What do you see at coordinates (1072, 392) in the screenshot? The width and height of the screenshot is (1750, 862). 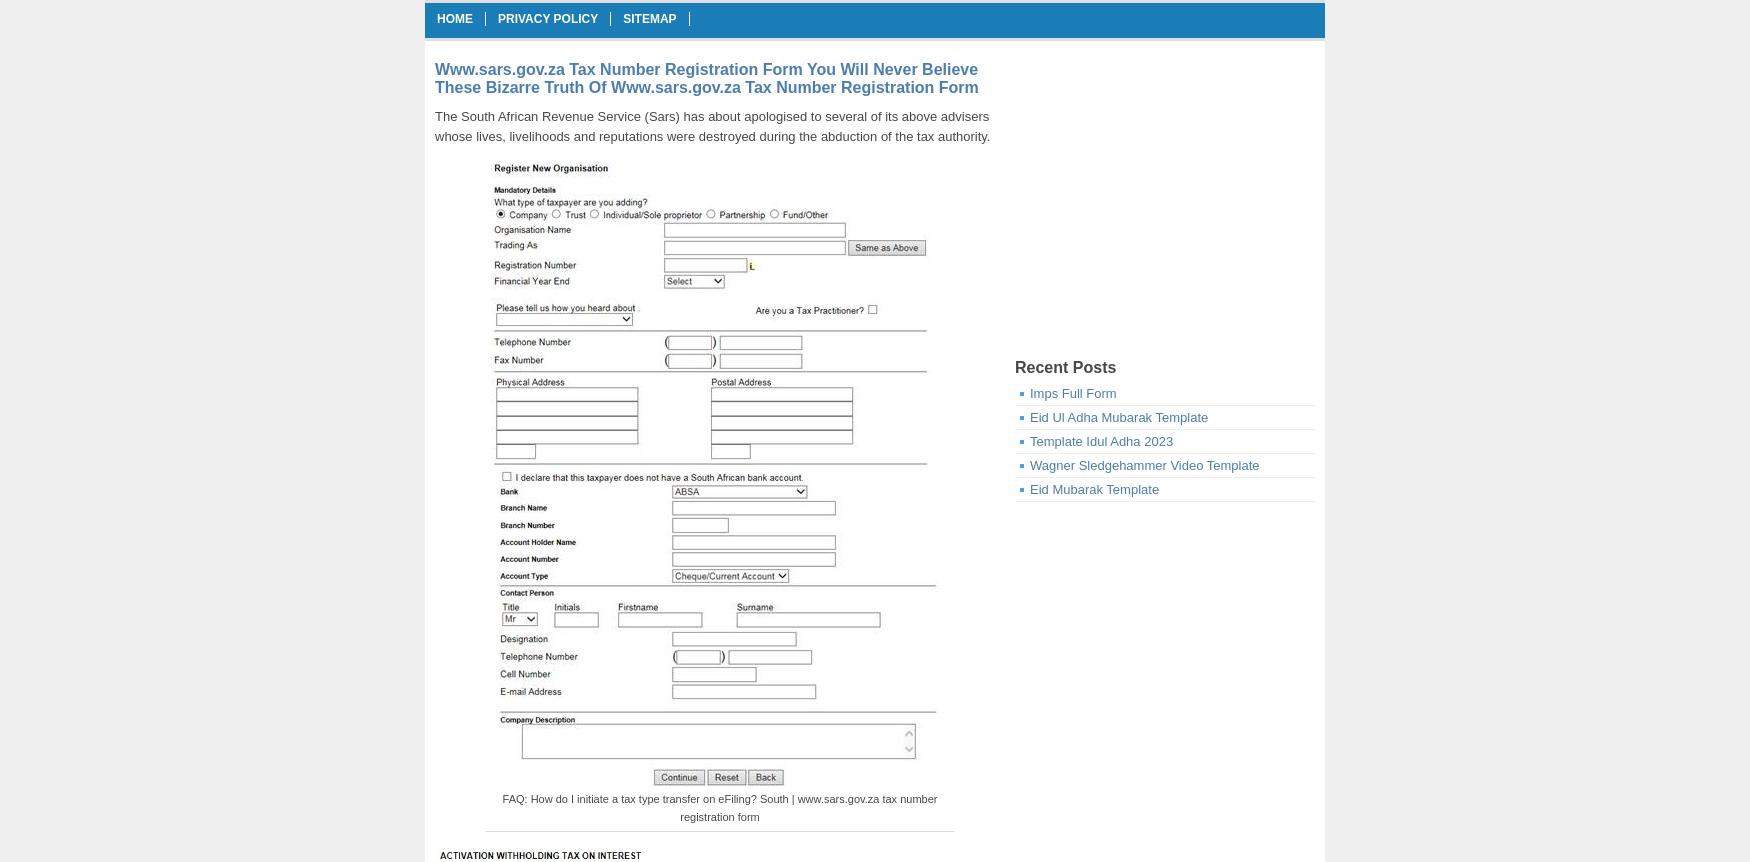 I see `'Imps Full Form'` at bounding box center [1072, 392].